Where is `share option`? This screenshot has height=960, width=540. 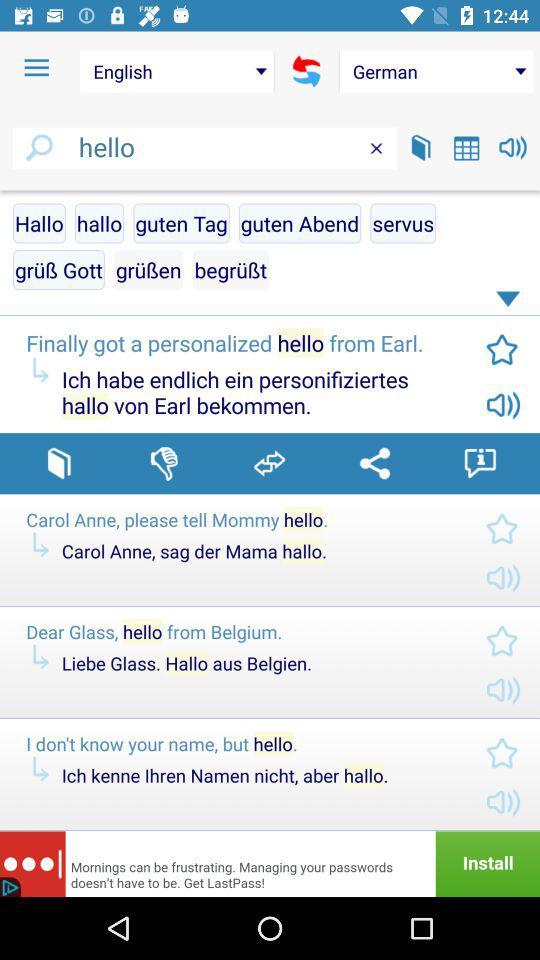 share option is located at coordinates (374, 463).